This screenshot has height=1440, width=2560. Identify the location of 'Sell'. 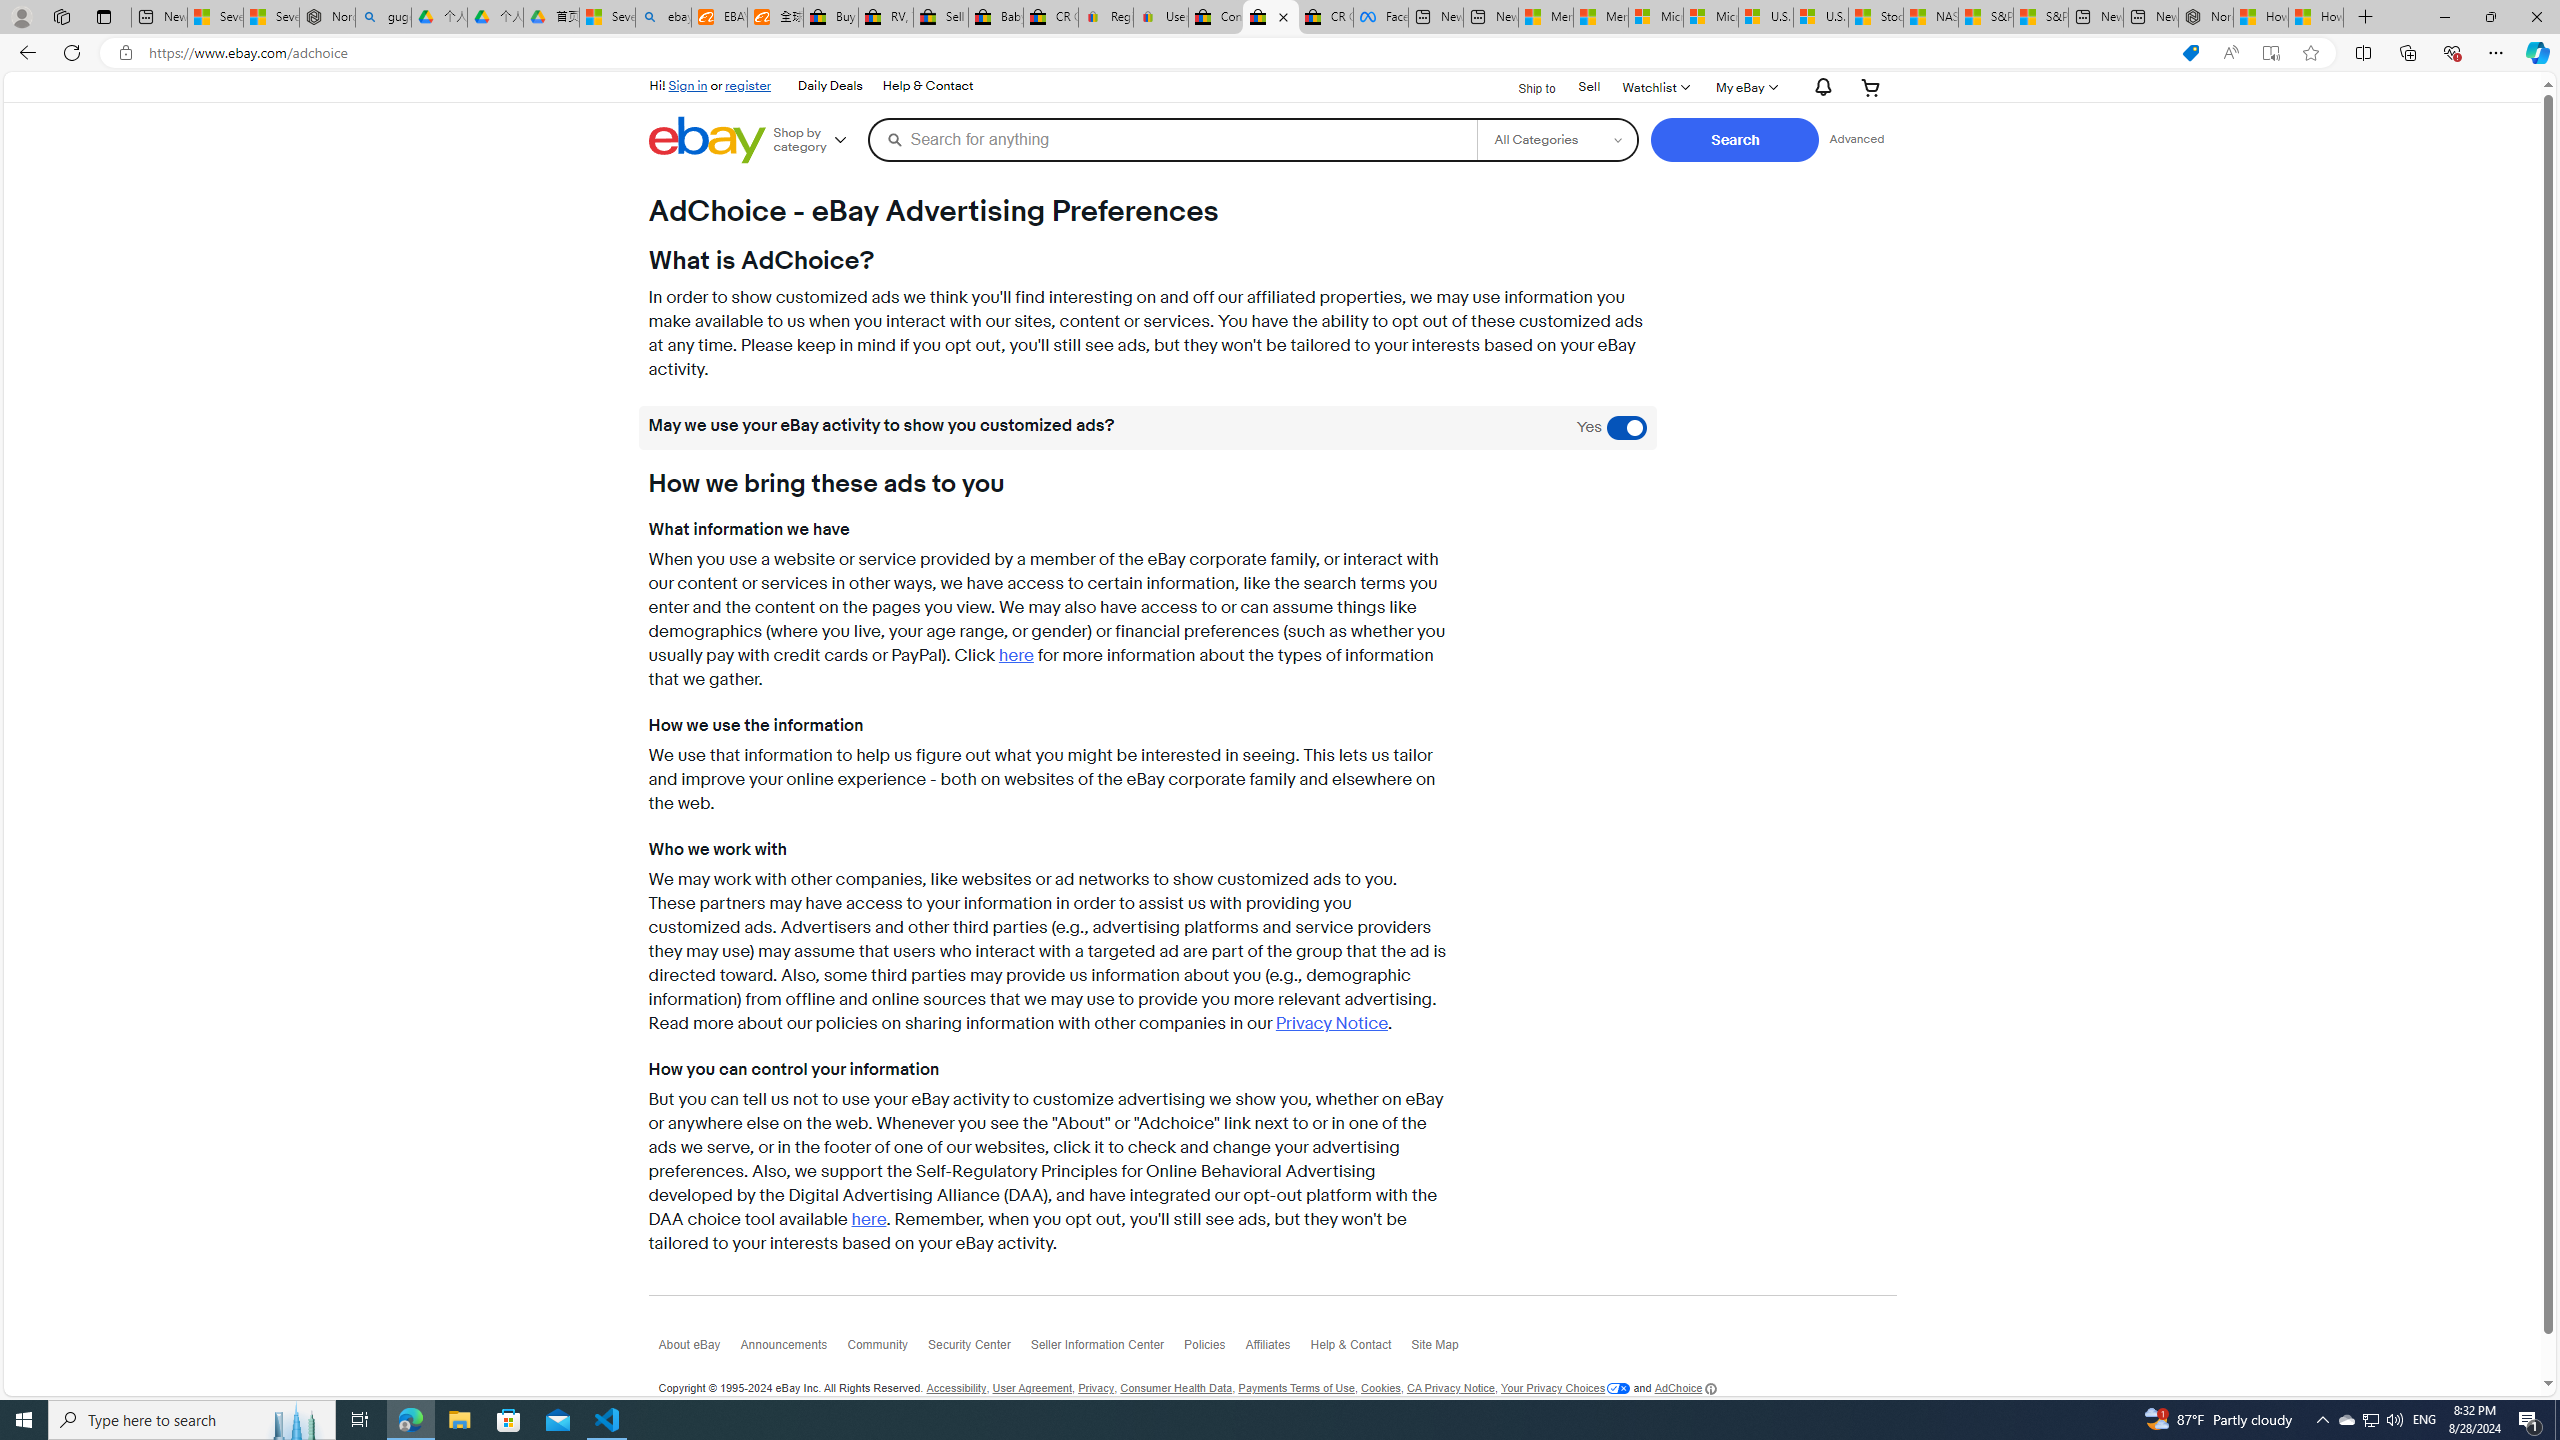
(1589, 85).